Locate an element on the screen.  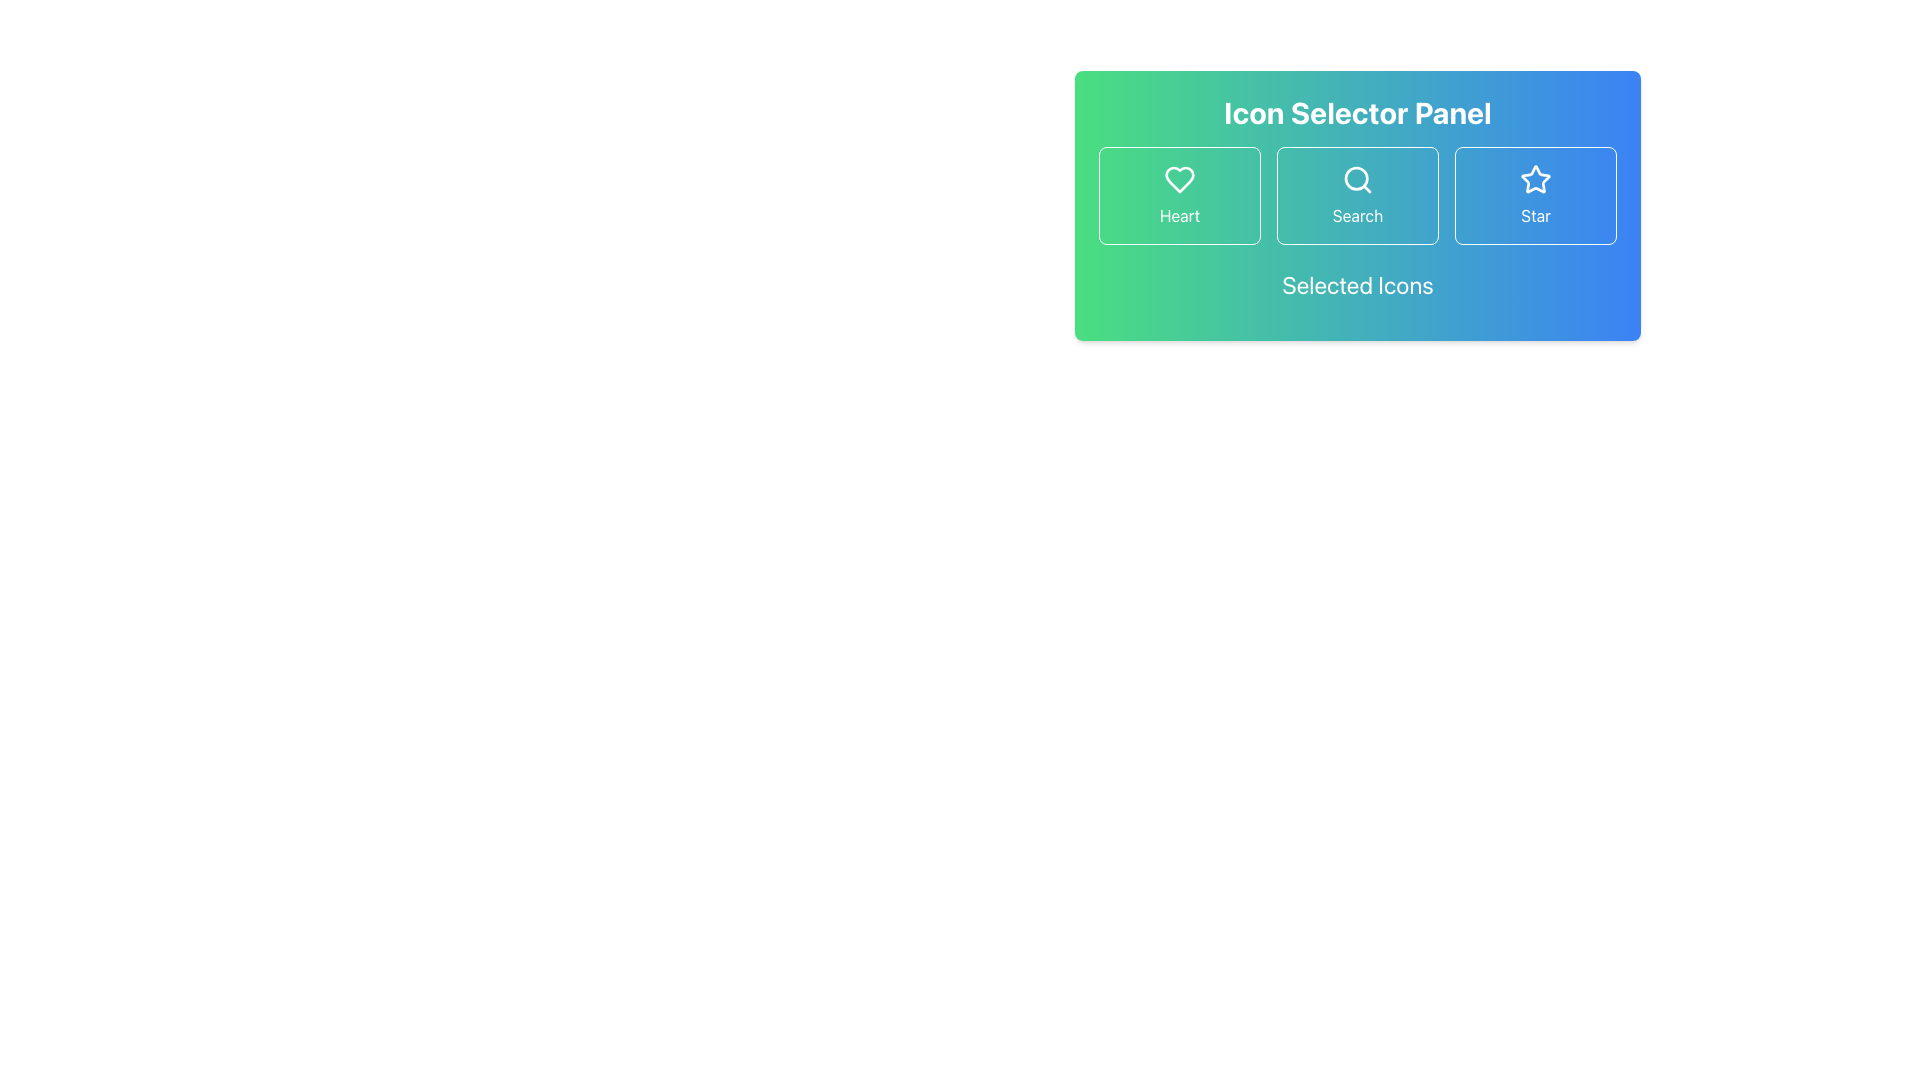
the visual state of the star icon, which is the third button in the Icon Selector Panel, to check for selection indication is located at coordinates (1535, 180).